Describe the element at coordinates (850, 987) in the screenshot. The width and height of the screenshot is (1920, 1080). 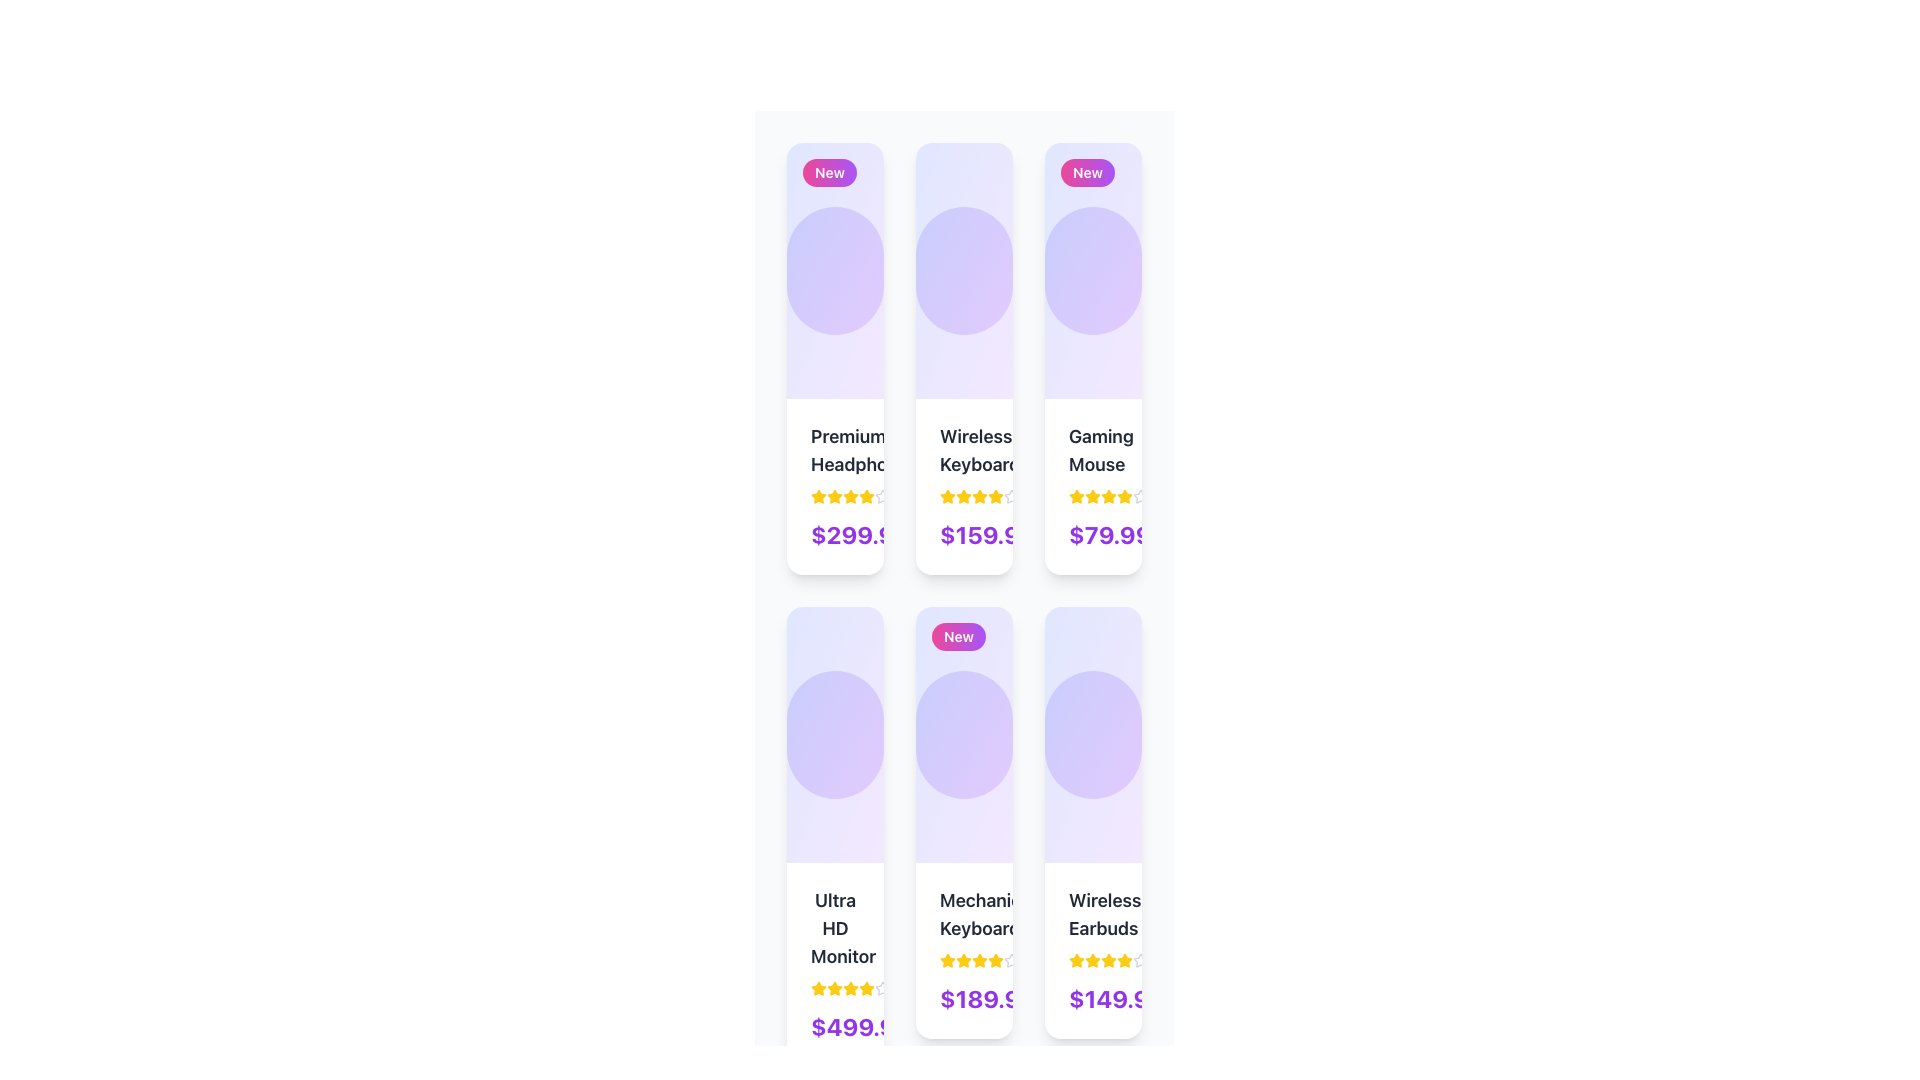
I see `the fourth yellow star icon in the five-star rating row` at that location.